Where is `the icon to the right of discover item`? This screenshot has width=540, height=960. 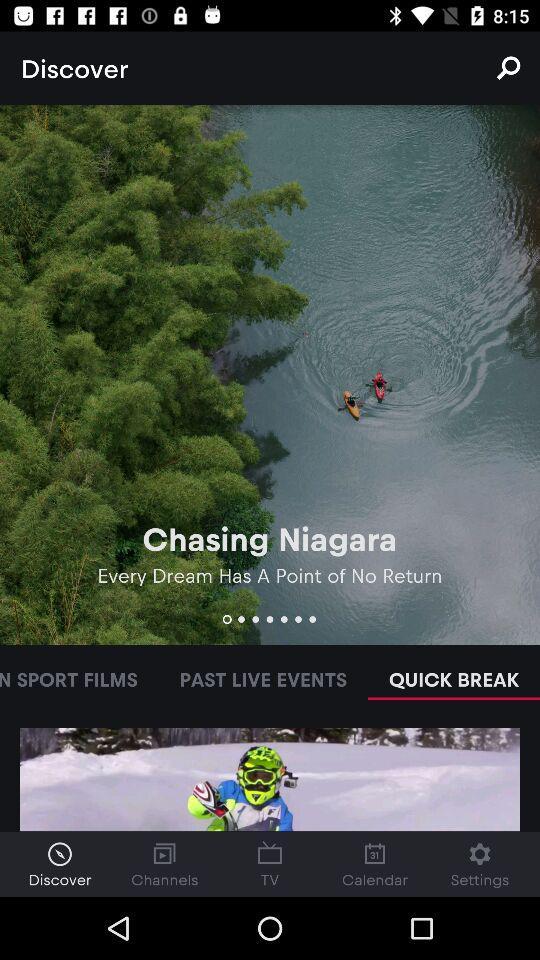
the icon to the right of discover item is located at coordinates (508, 68).